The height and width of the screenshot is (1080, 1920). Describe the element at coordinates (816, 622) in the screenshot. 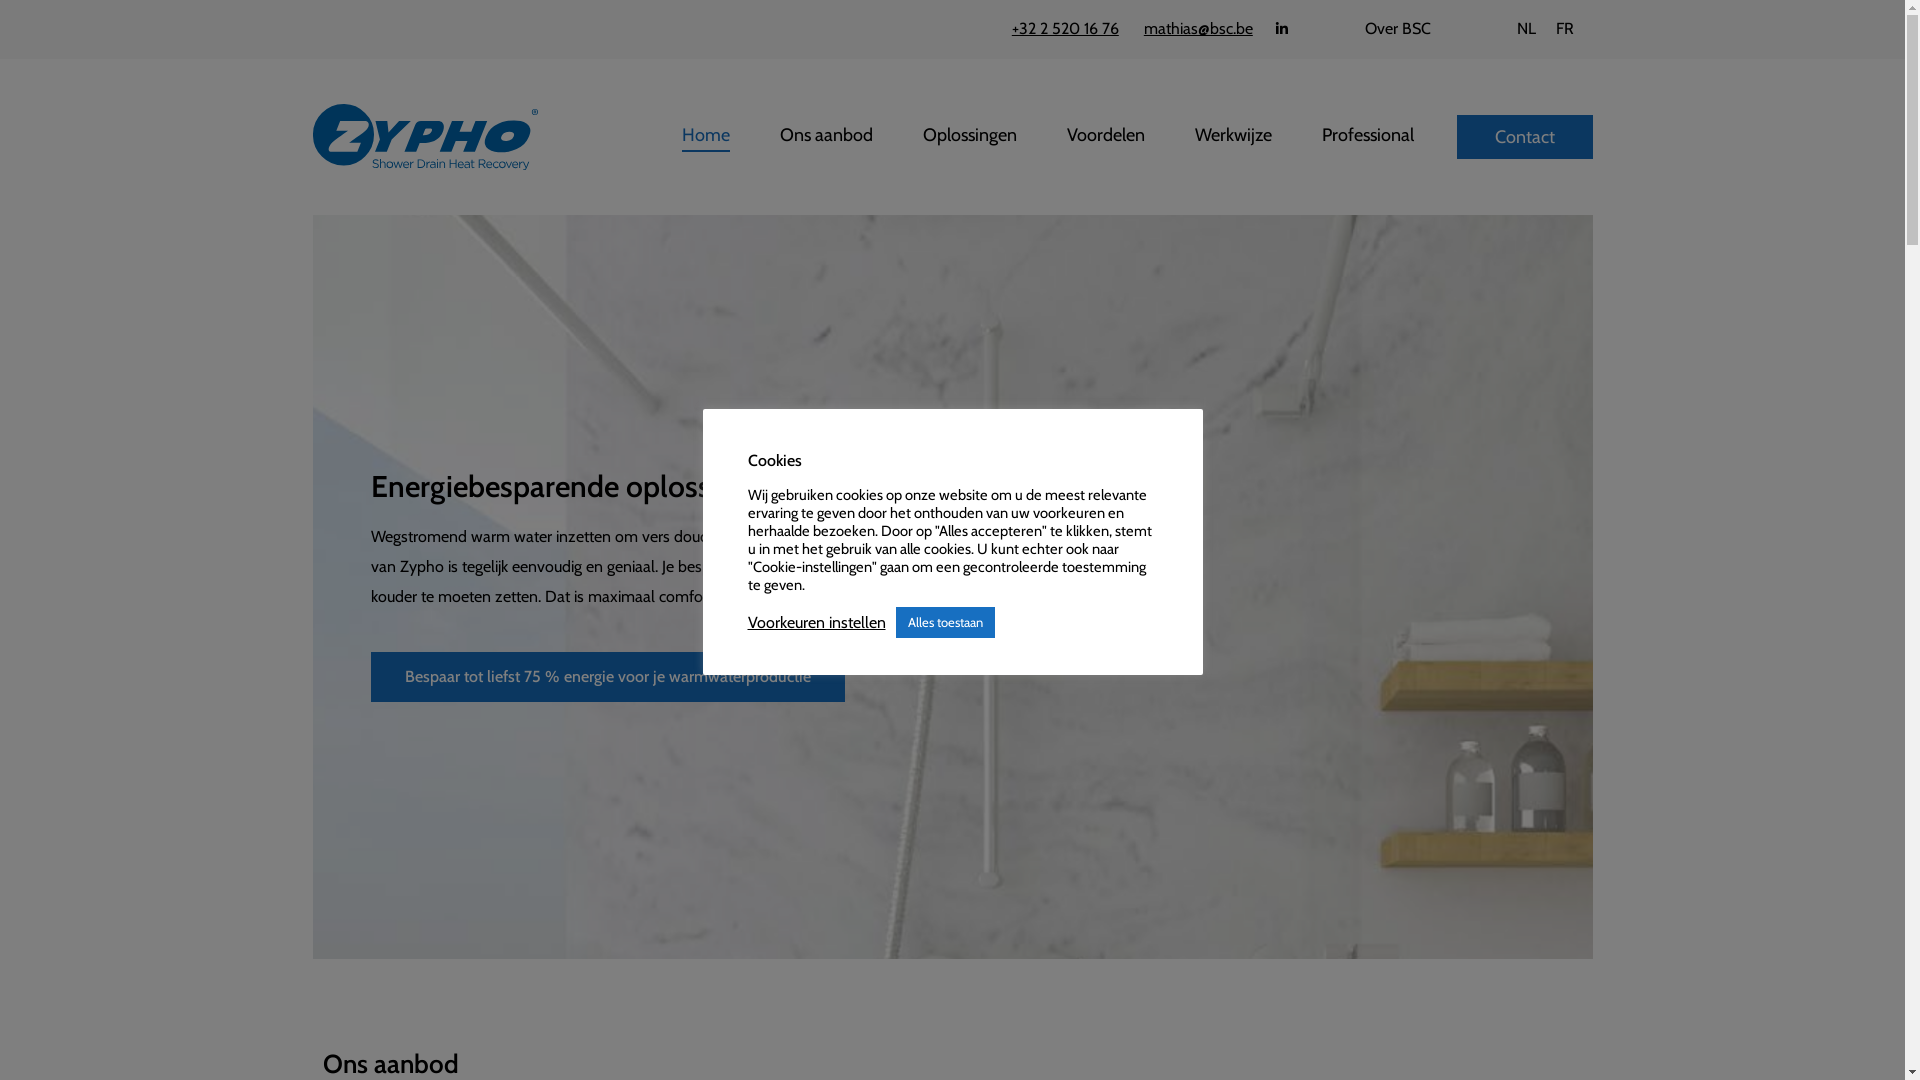

I see `'Voorkeuren instellen'` at that location.